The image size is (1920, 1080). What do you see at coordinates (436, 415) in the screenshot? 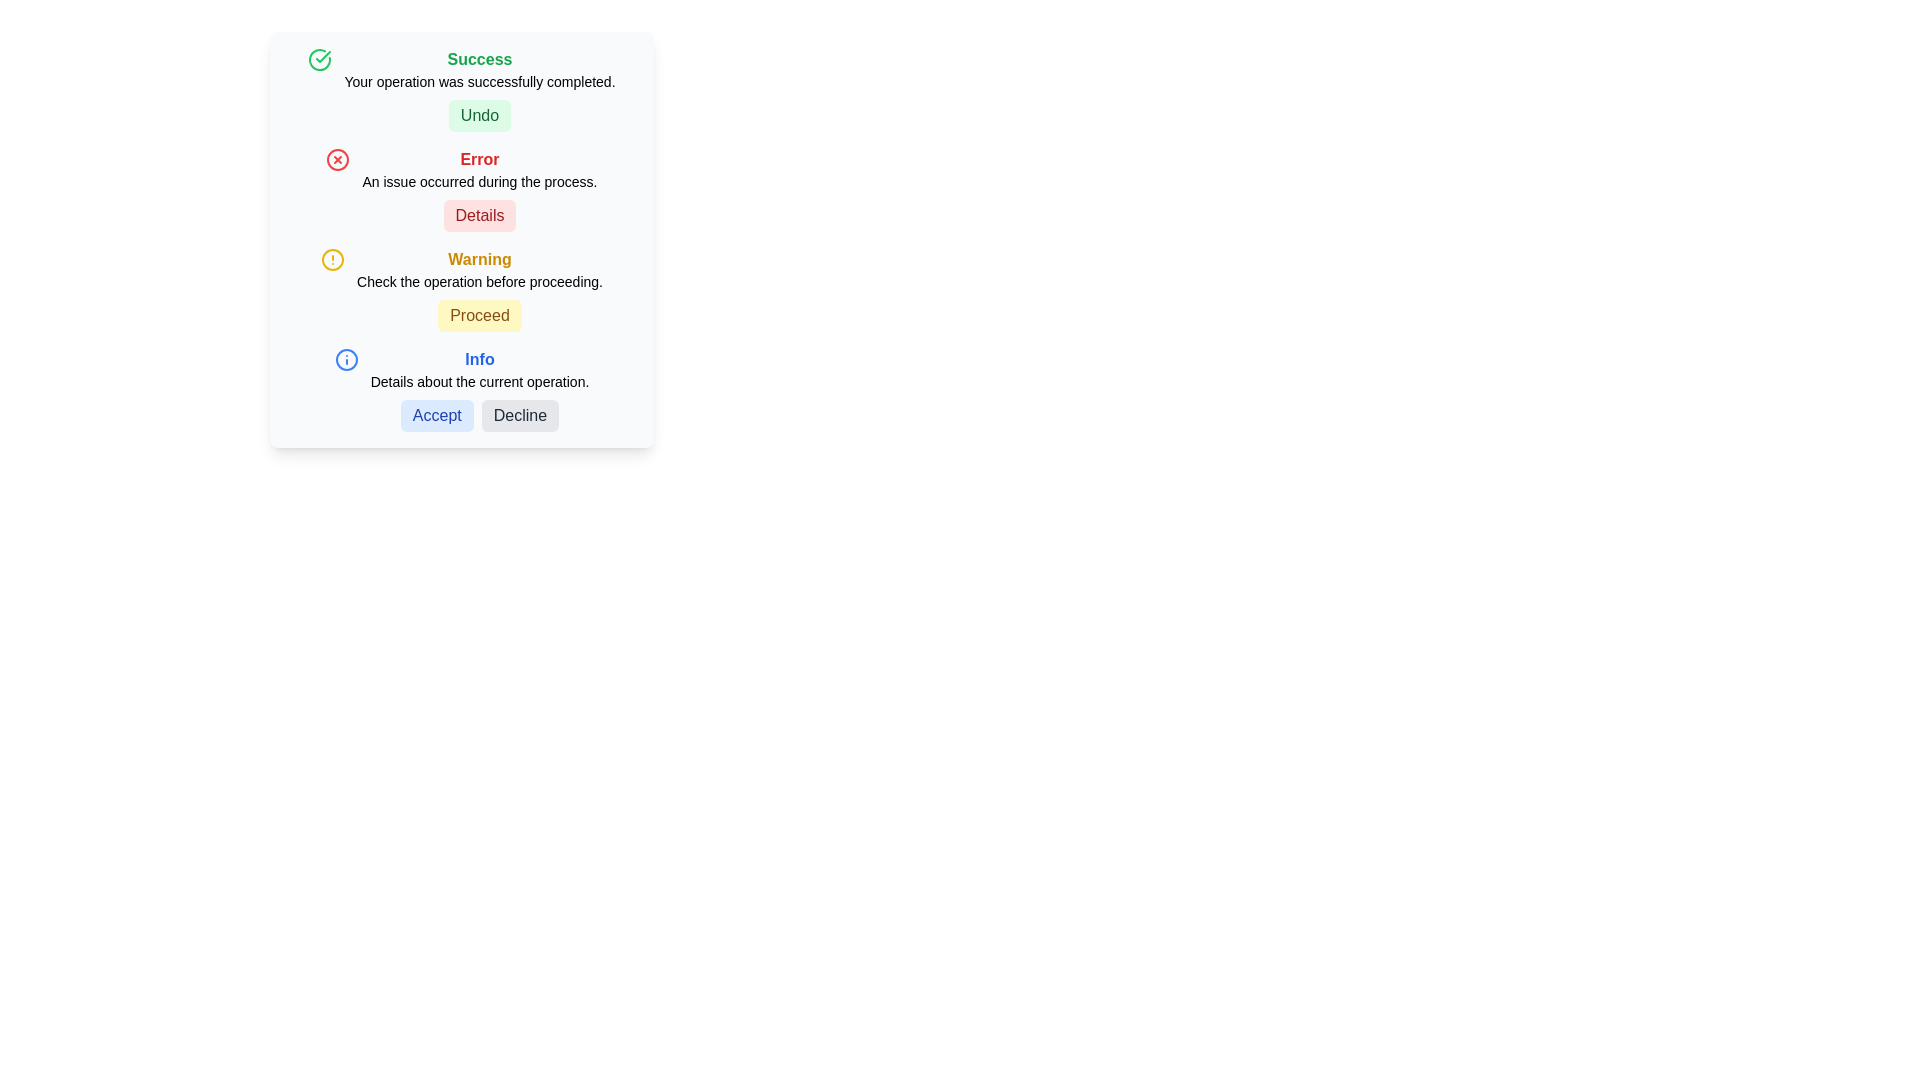
I see `the 'Accept' button, which has a blue background and white text, located at the bottom of the dialog box to the left of the 'Decline' button` at bounding box center [436, 415].